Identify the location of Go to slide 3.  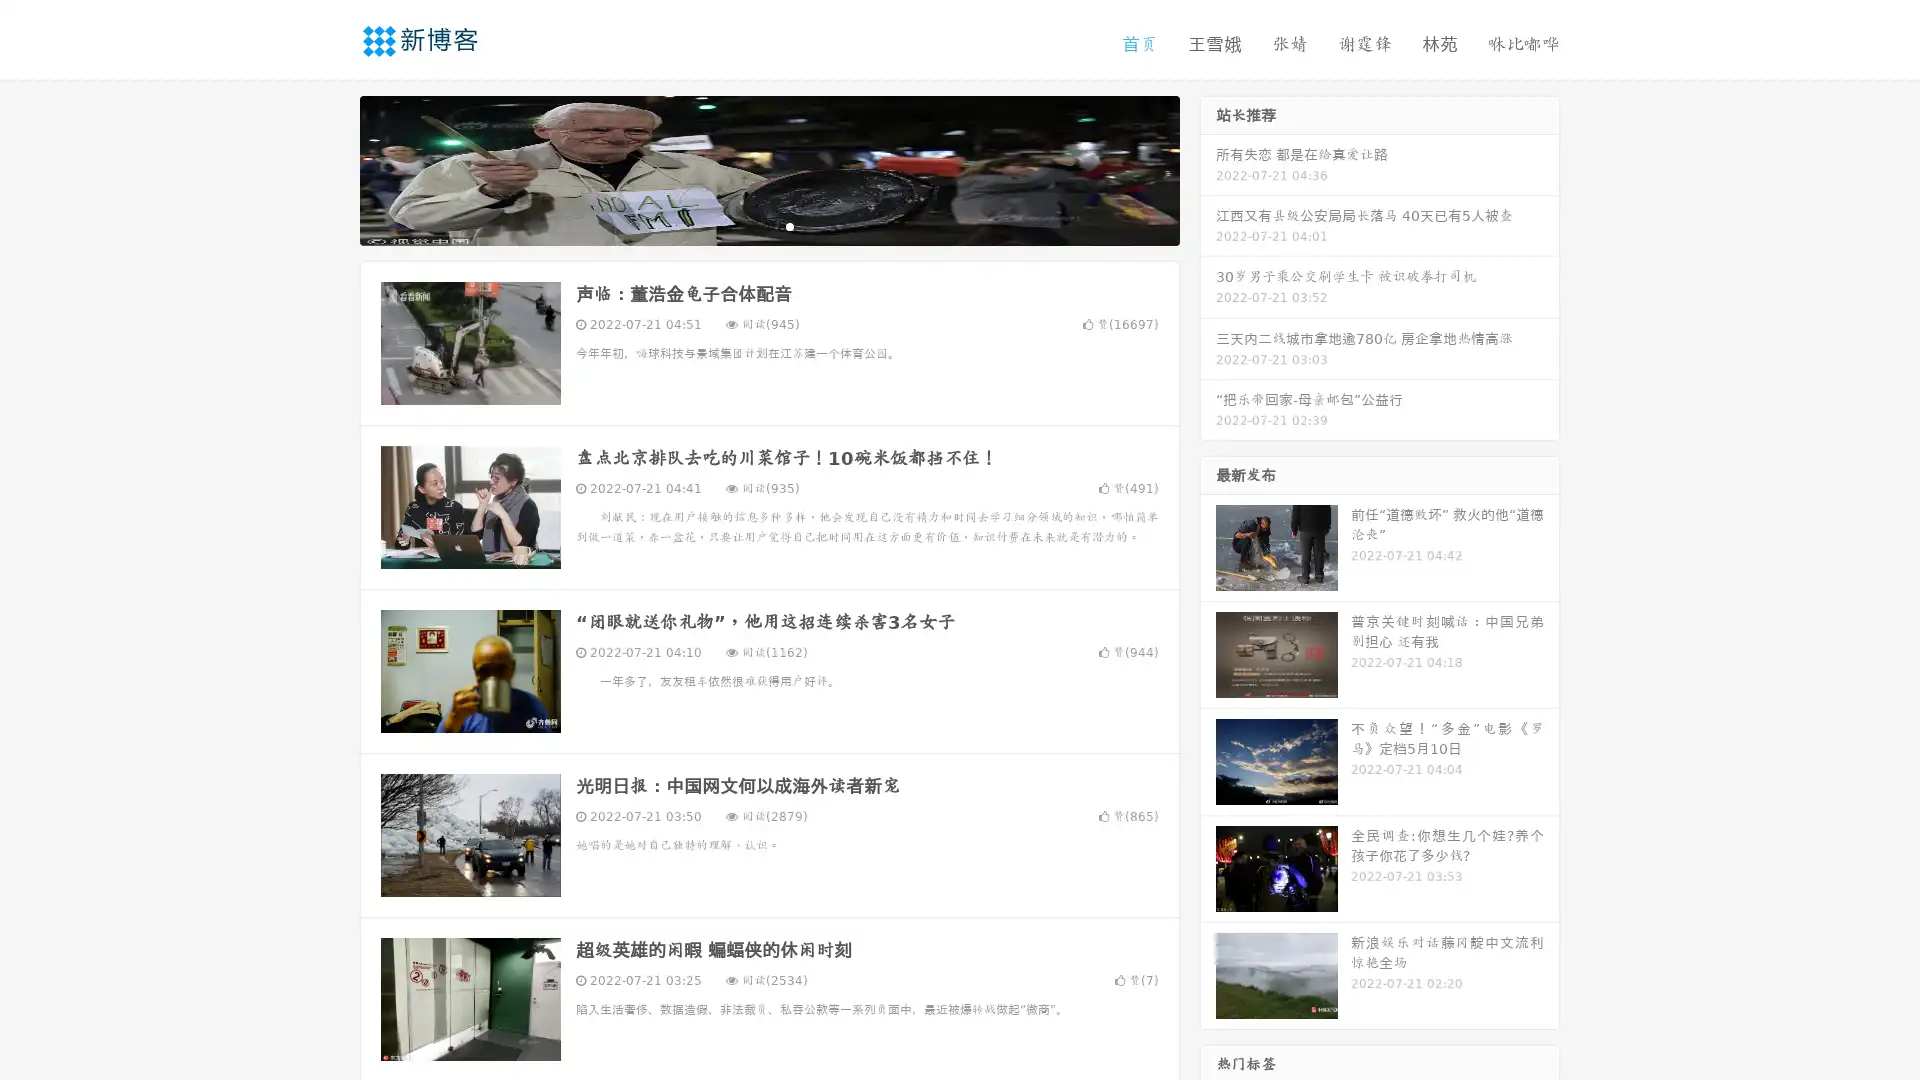
(789, 225).